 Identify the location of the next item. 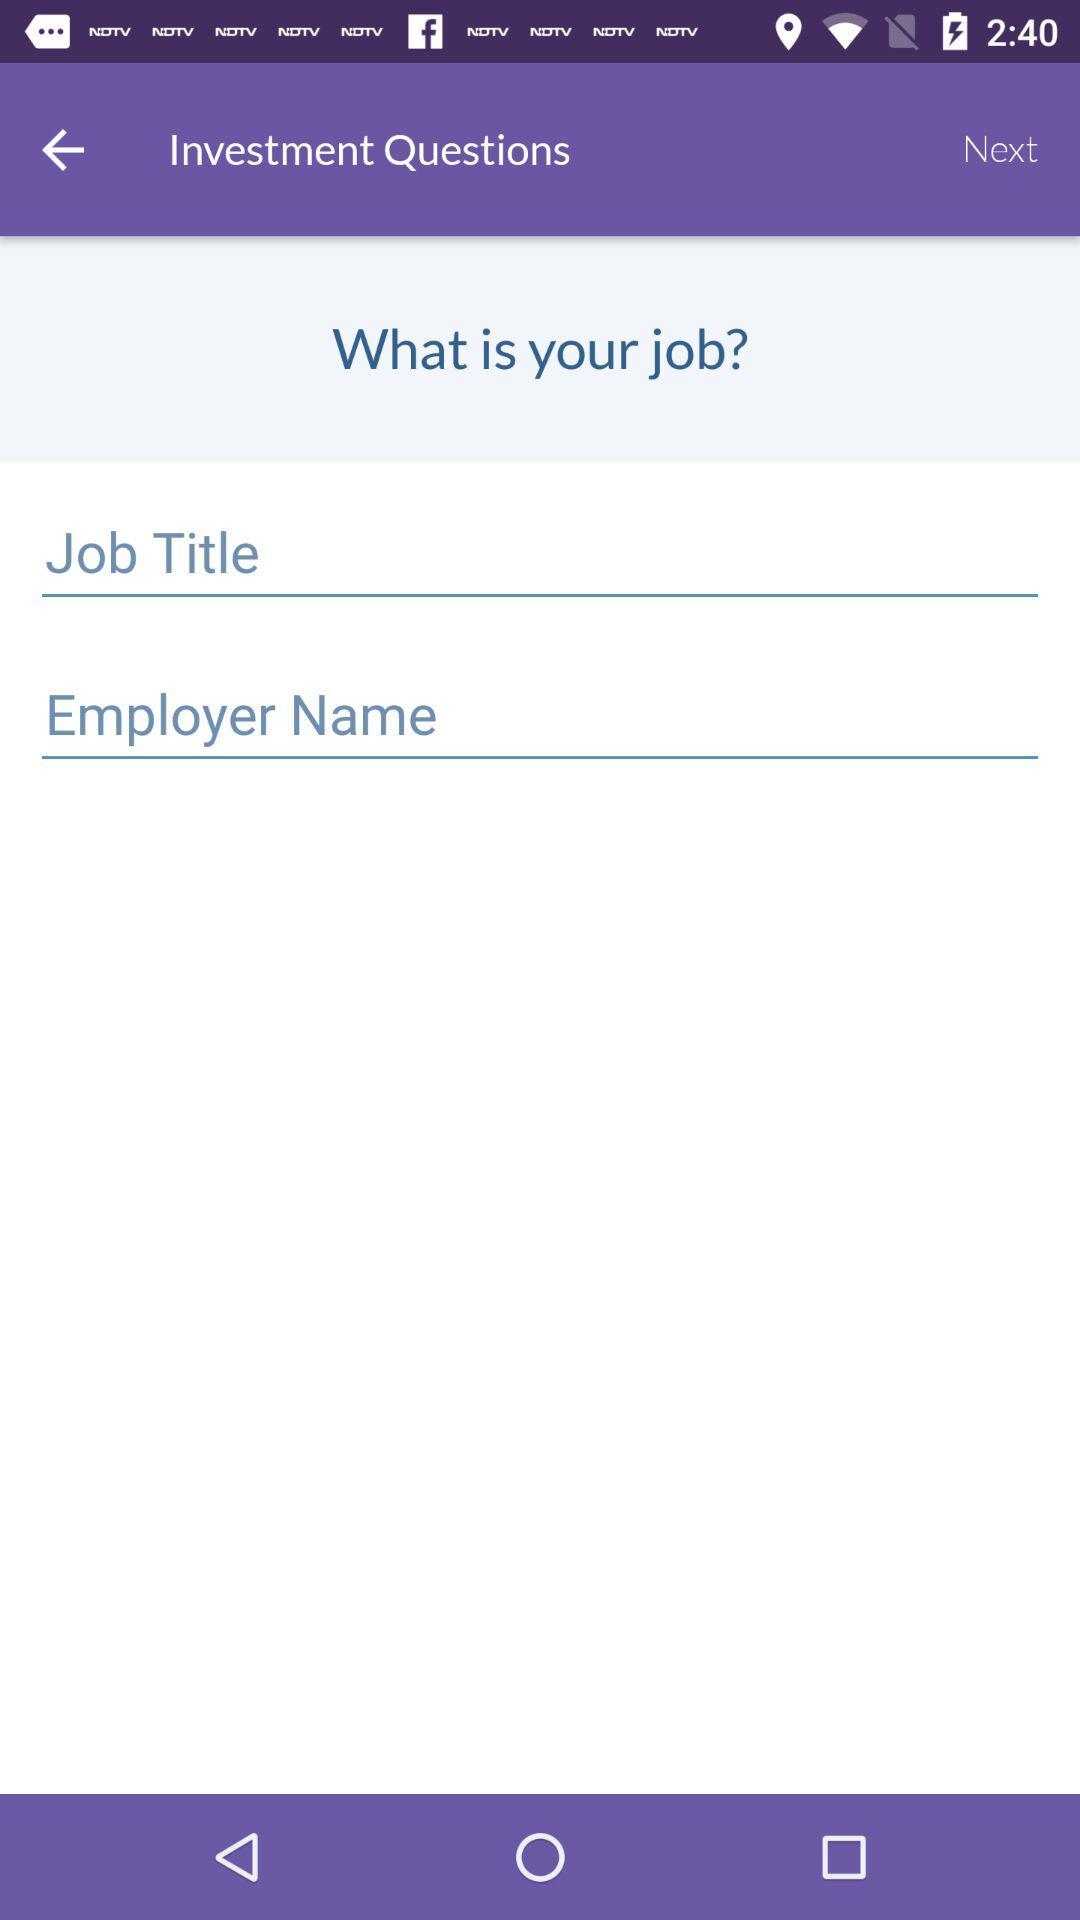
(1000, 148).